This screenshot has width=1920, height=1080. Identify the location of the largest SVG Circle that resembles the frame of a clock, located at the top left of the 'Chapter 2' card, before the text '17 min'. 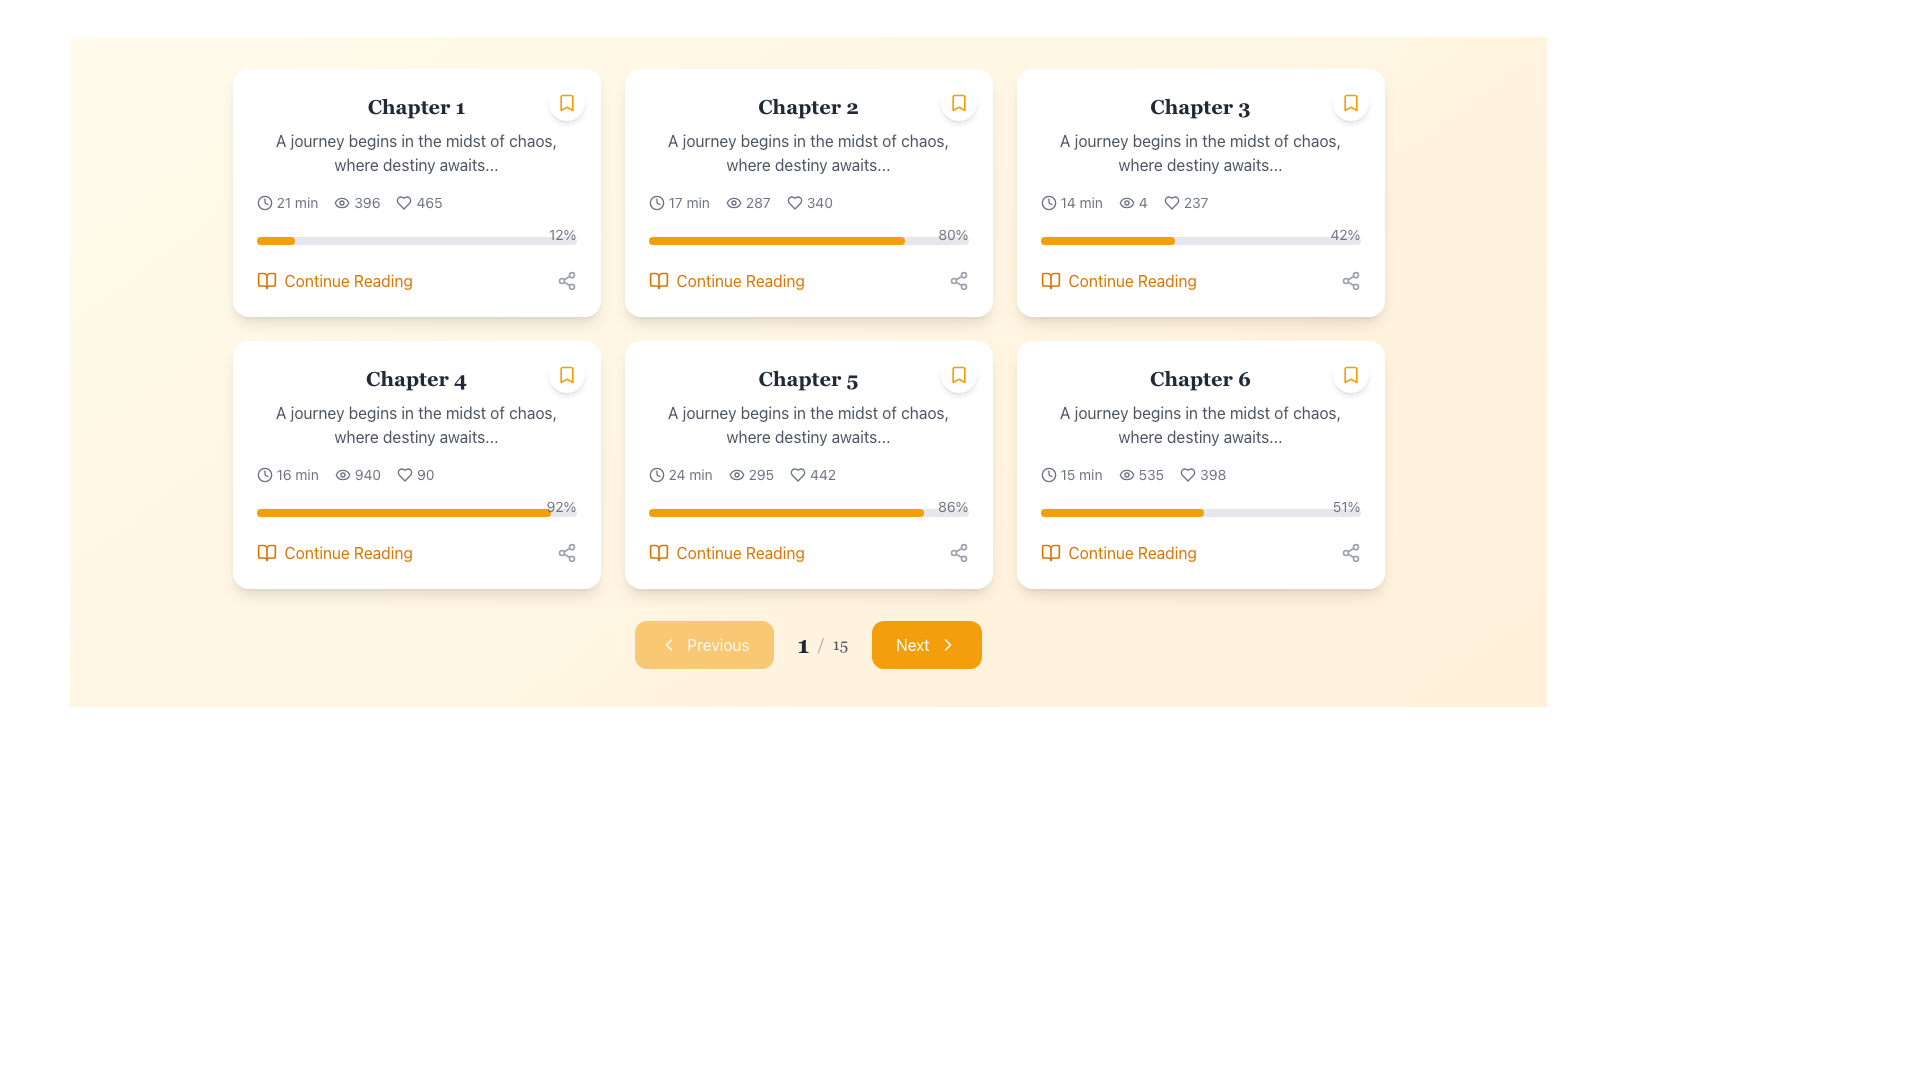
(656, 203).